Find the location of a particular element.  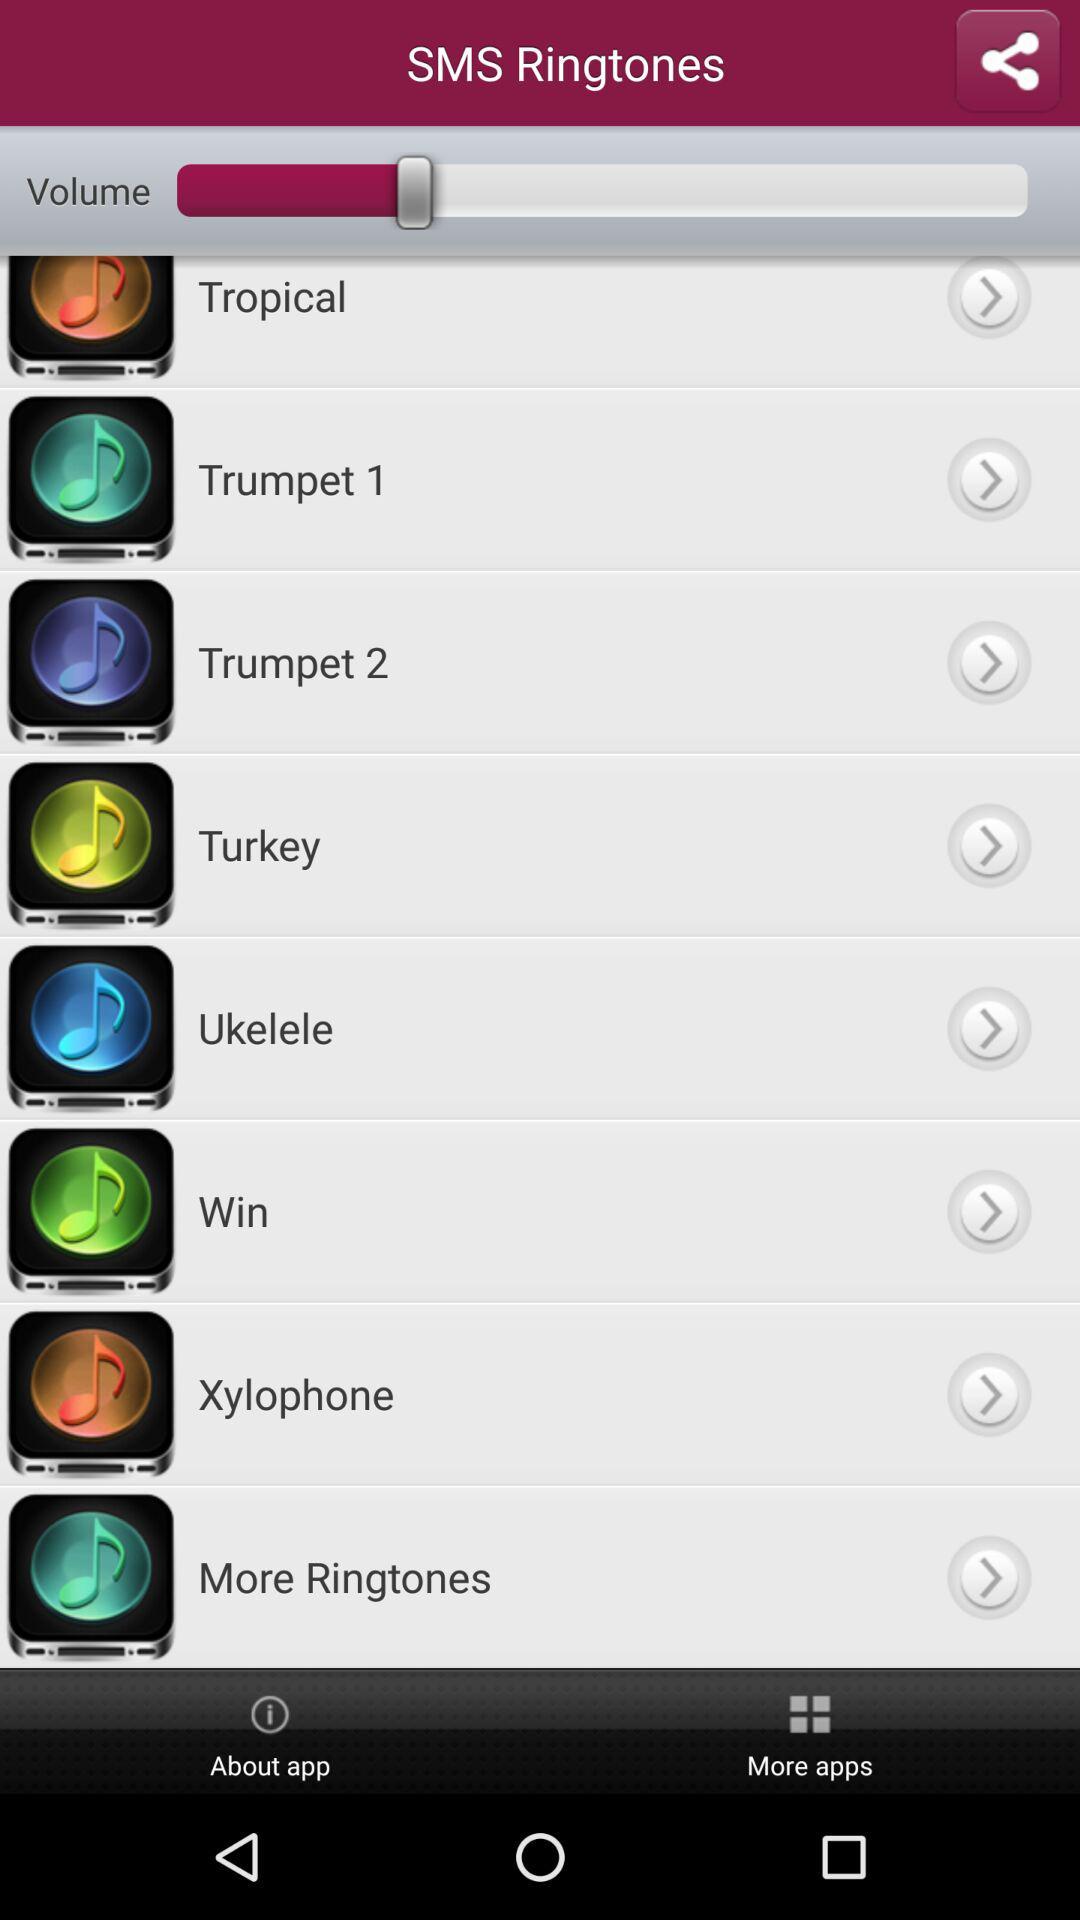

tumpet 2 ringtone is located at coordinates (987, 661).